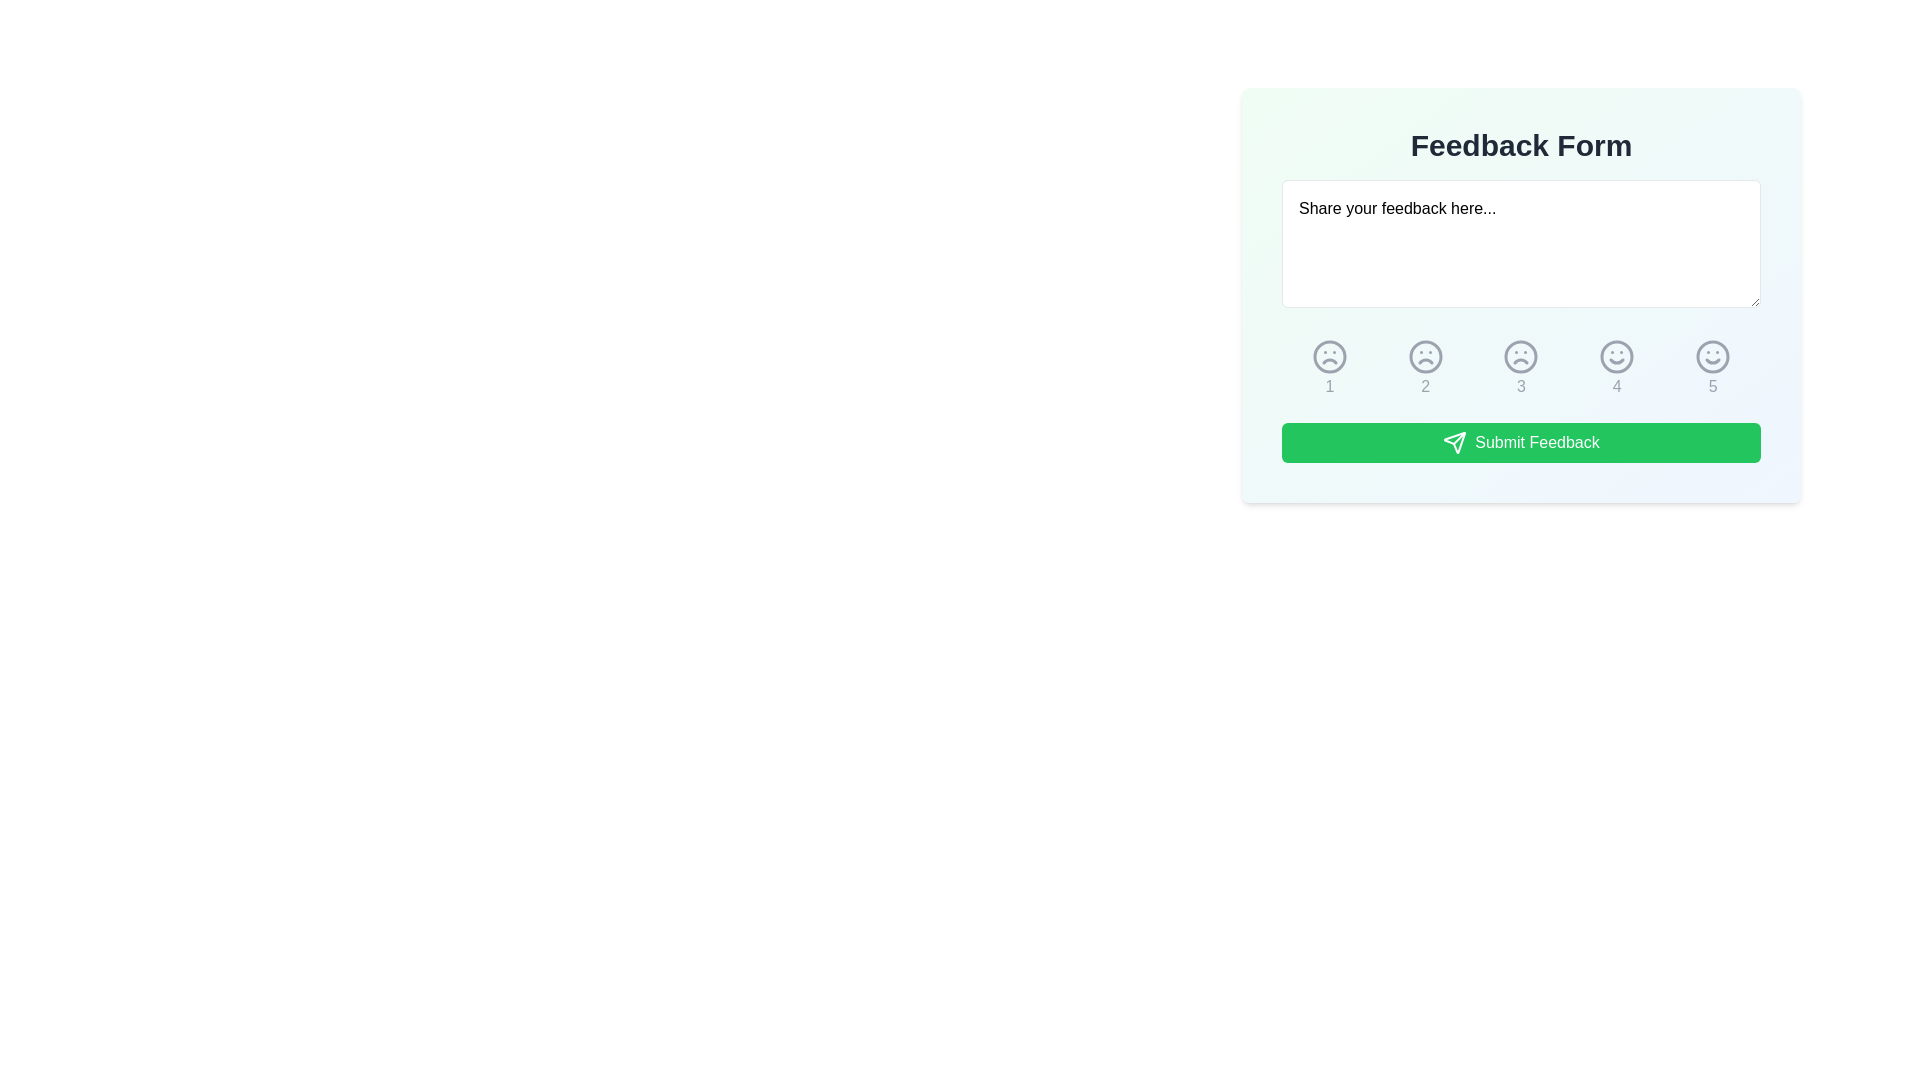 The image size is (1920, 1080). Describe the element at coordinates (1617, 369) in the screenshot. I see `the circular smiley face icon with the label '4'` at that location.